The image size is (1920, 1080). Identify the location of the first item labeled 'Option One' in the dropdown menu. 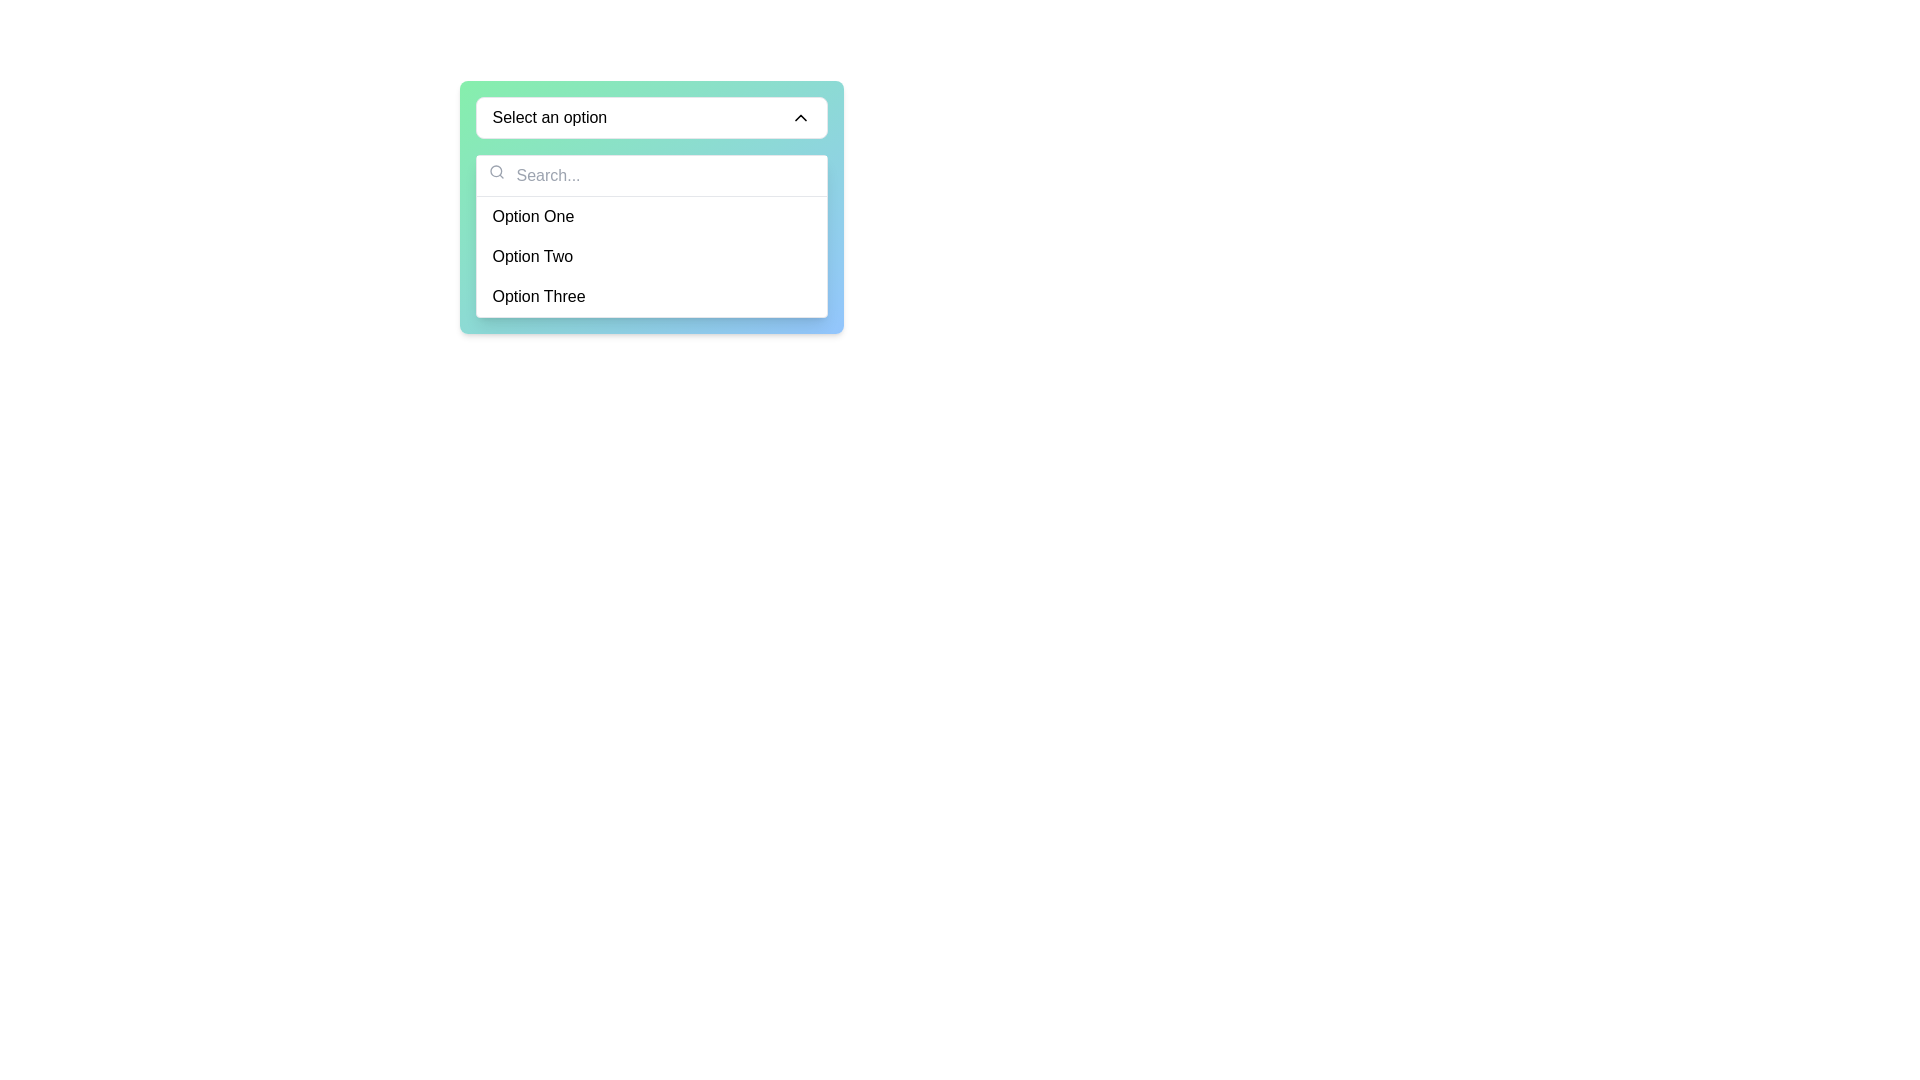
(651, 216).